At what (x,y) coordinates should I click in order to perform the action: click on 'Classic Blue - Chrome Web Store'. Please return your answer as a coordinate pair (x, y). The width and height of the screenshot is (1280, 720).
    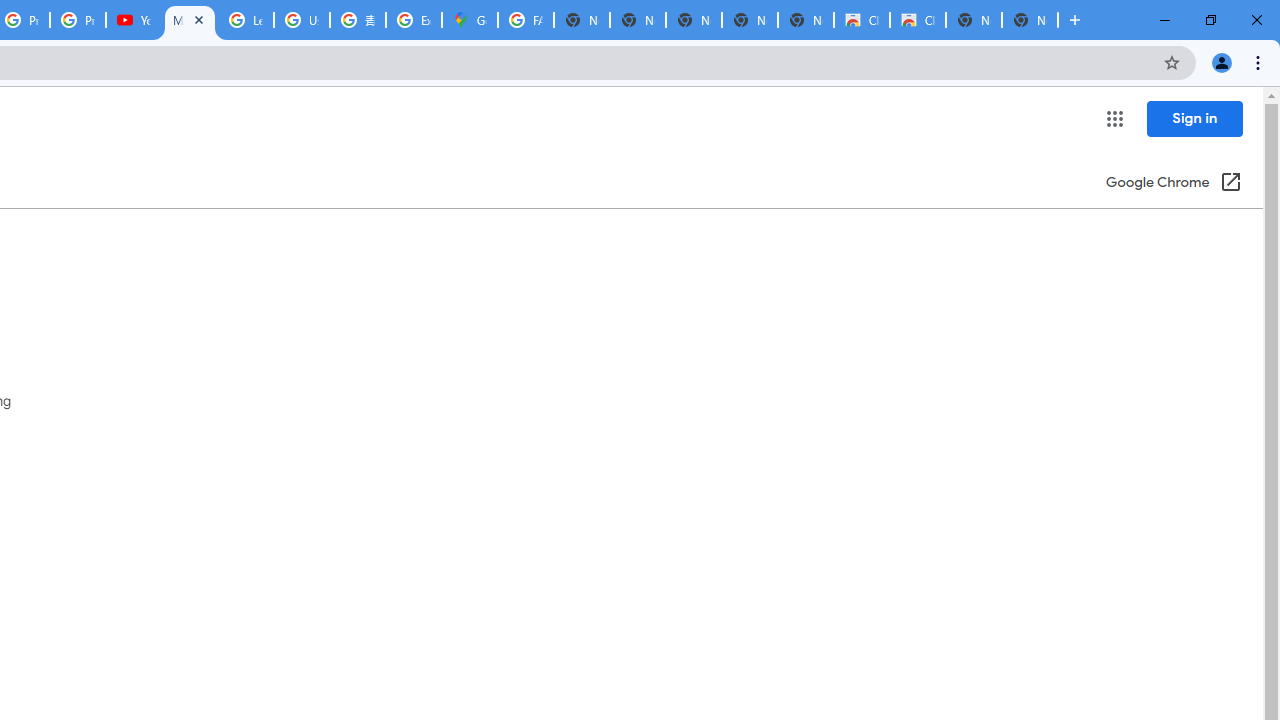
    Looking at the image, I should click on (862, 20).